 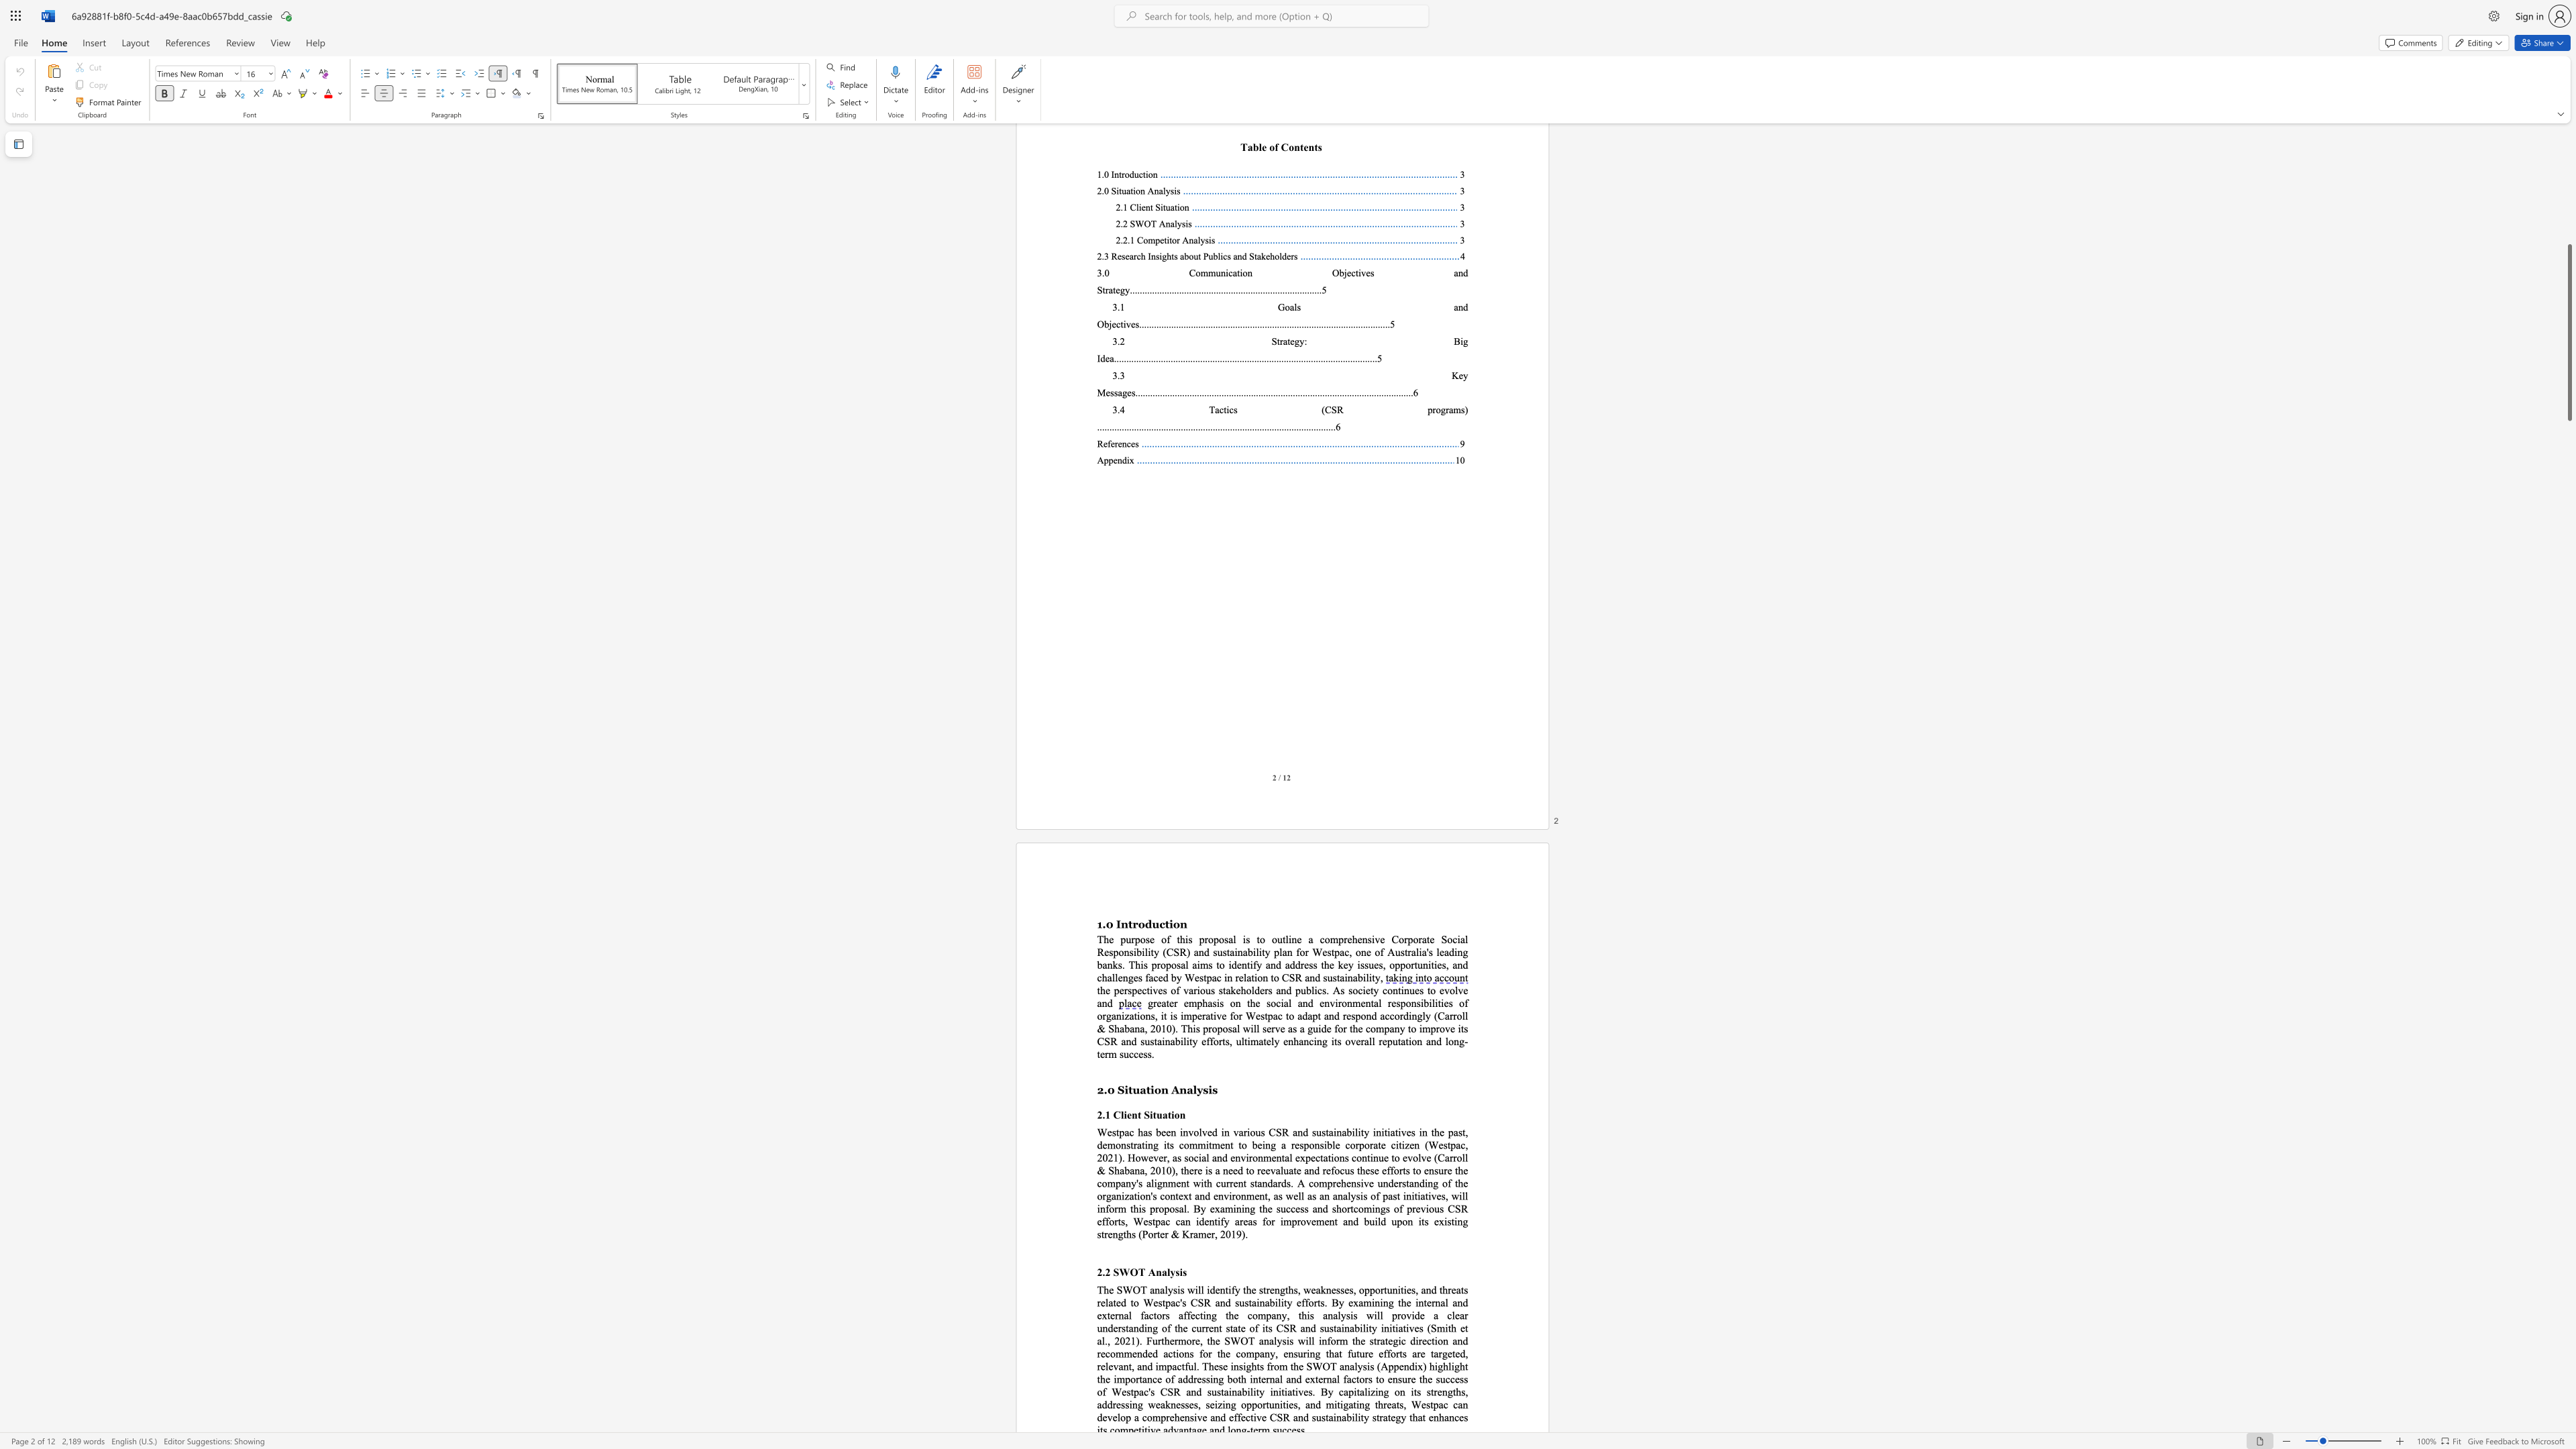 What do you see at coordinates (1308, 1144) in the screenshot?
I see `the subset text "onsible corporate citi" within the text "its commitment to being a responsible corporate citizen (Westpac, 2021). However, as"` at bounding box center [1308, 1144].